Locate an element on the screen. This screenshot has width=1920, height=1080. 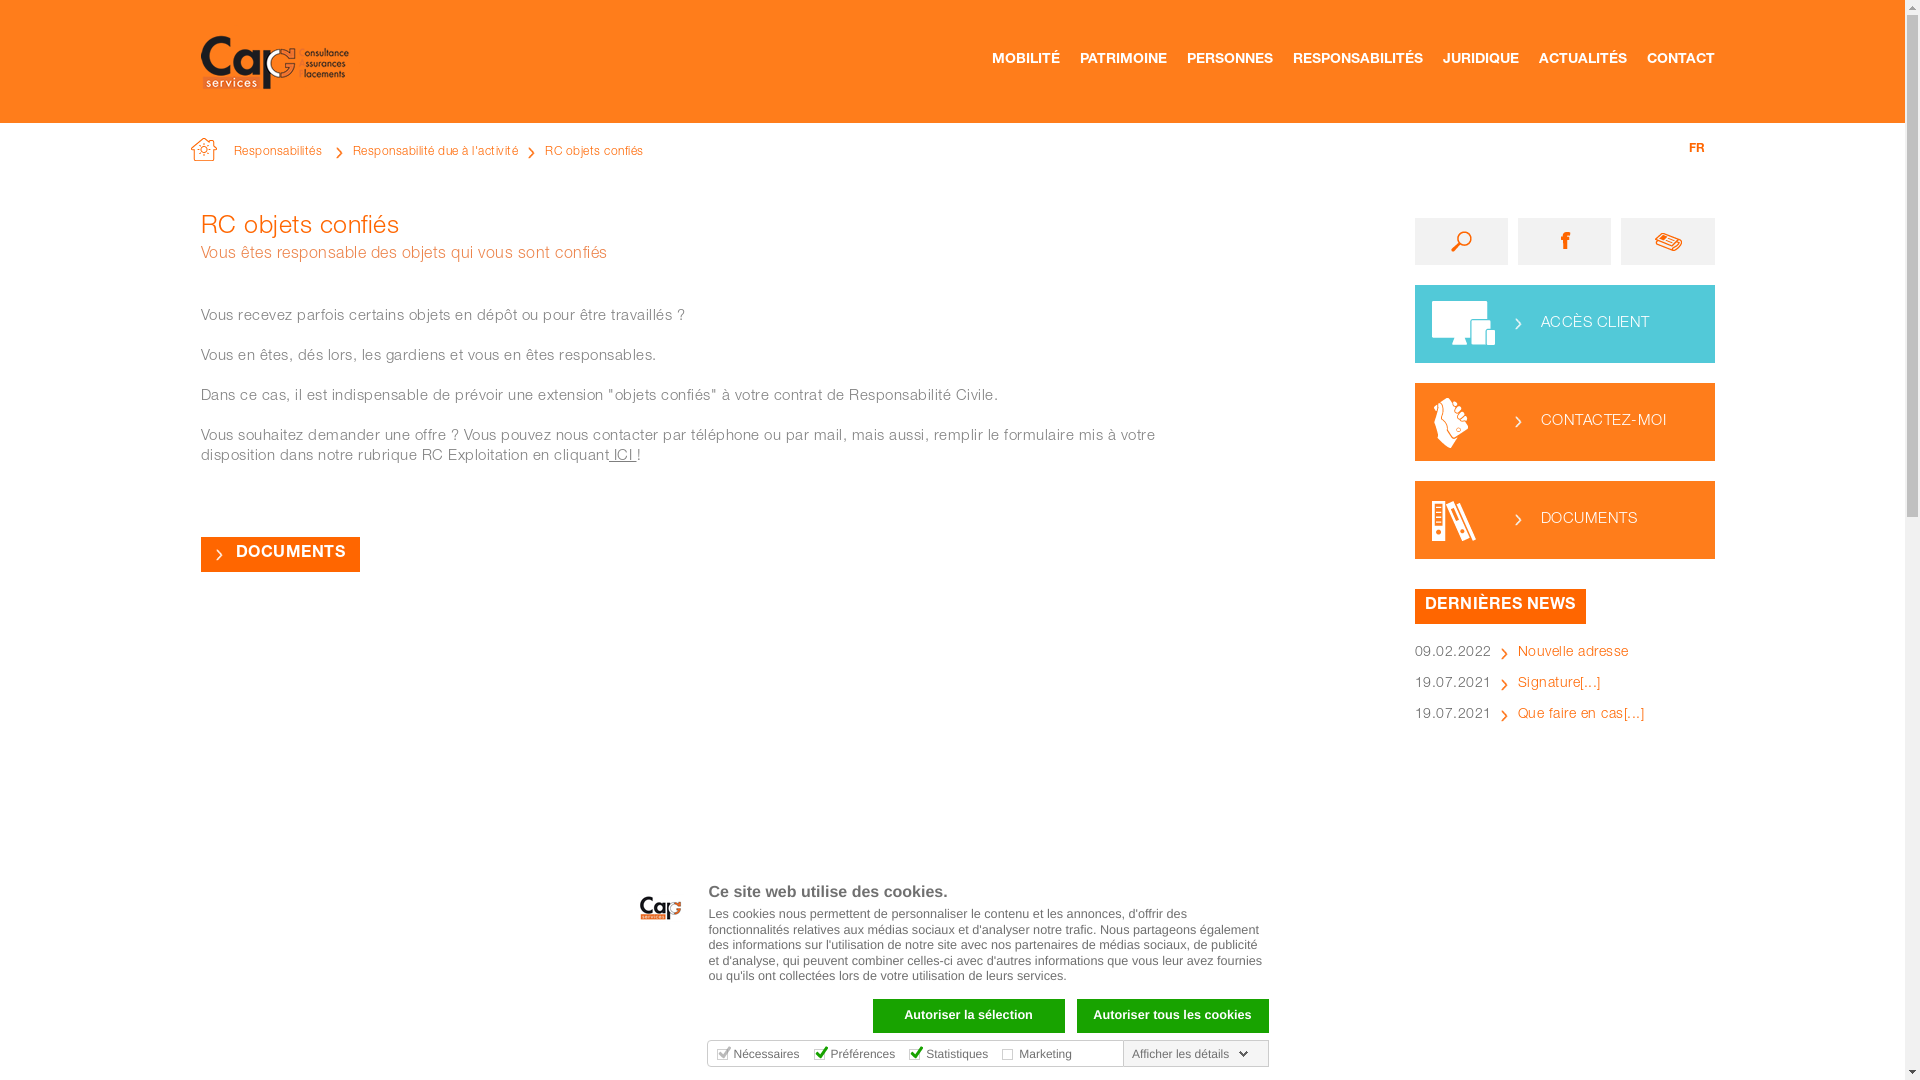
'Signature[...]' is located at coordinates (1558, 682).